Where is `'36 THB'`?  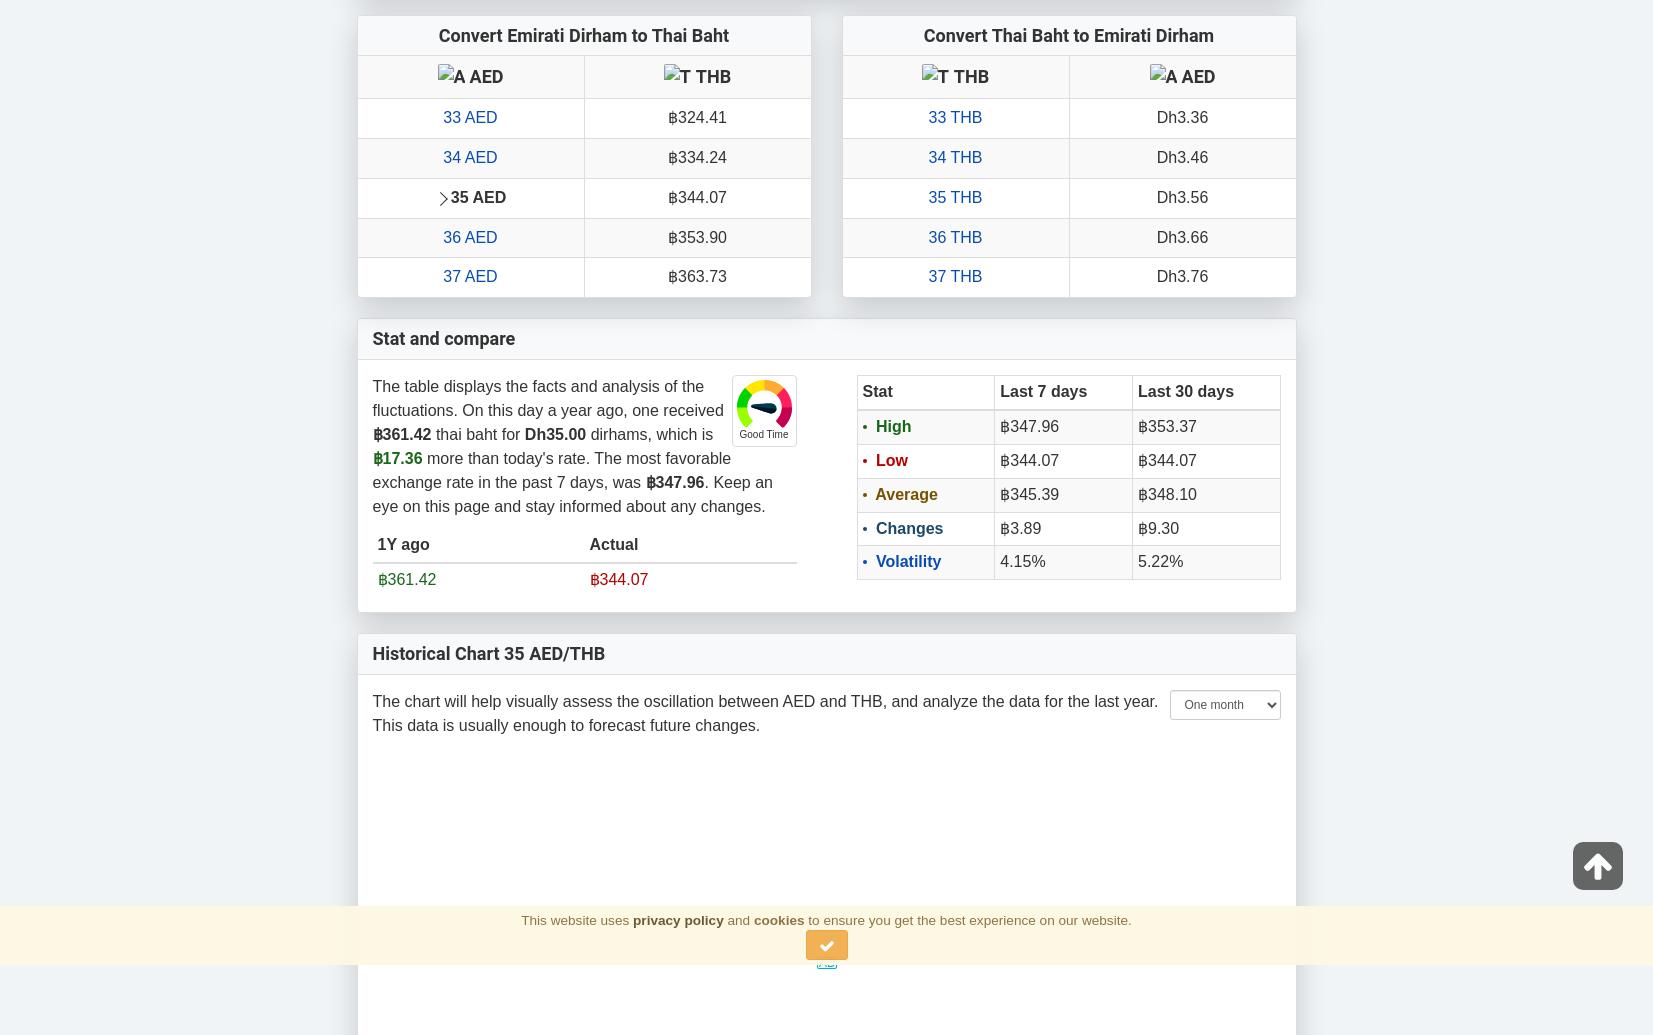 '36 THB' is located at coordinates (954, 236).